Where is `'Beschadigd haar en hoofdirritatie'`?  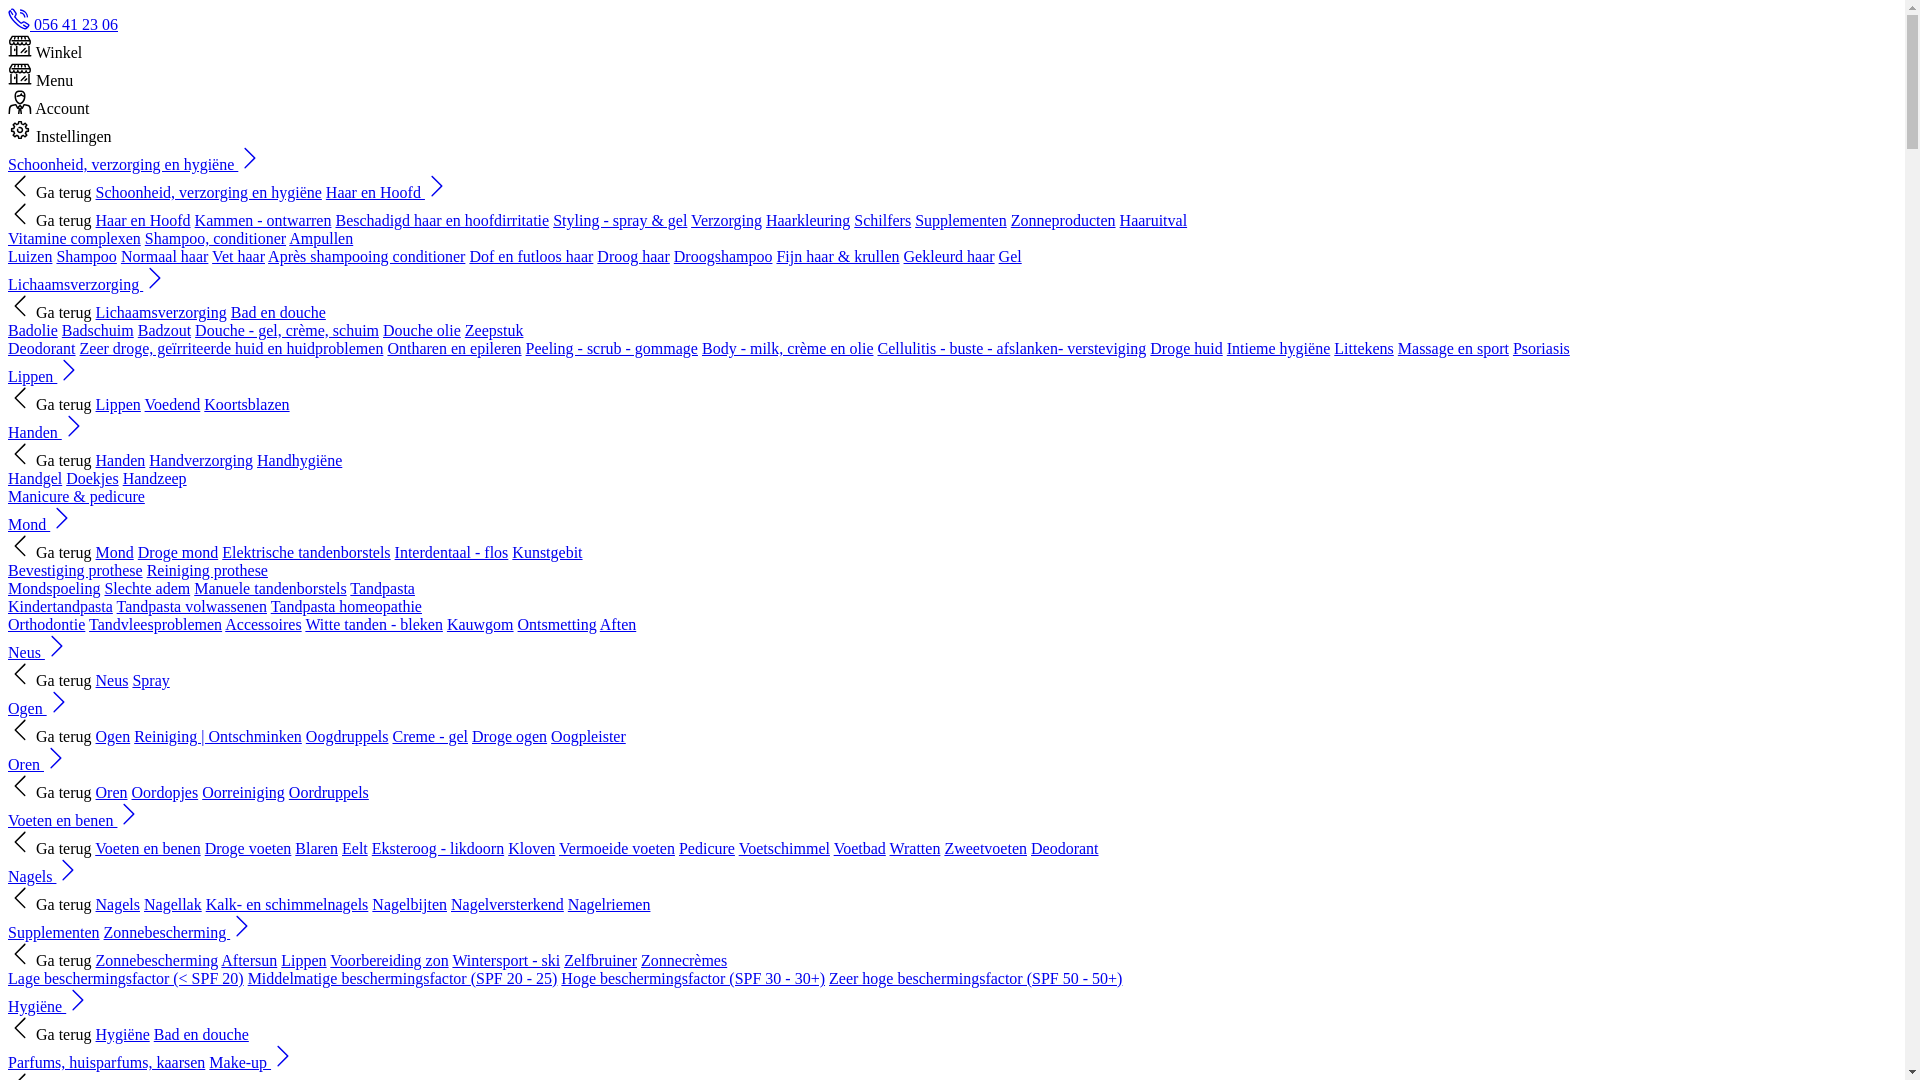
'Beschadigd haar en hoofdirritatie' is located at coordinates (440, 220).